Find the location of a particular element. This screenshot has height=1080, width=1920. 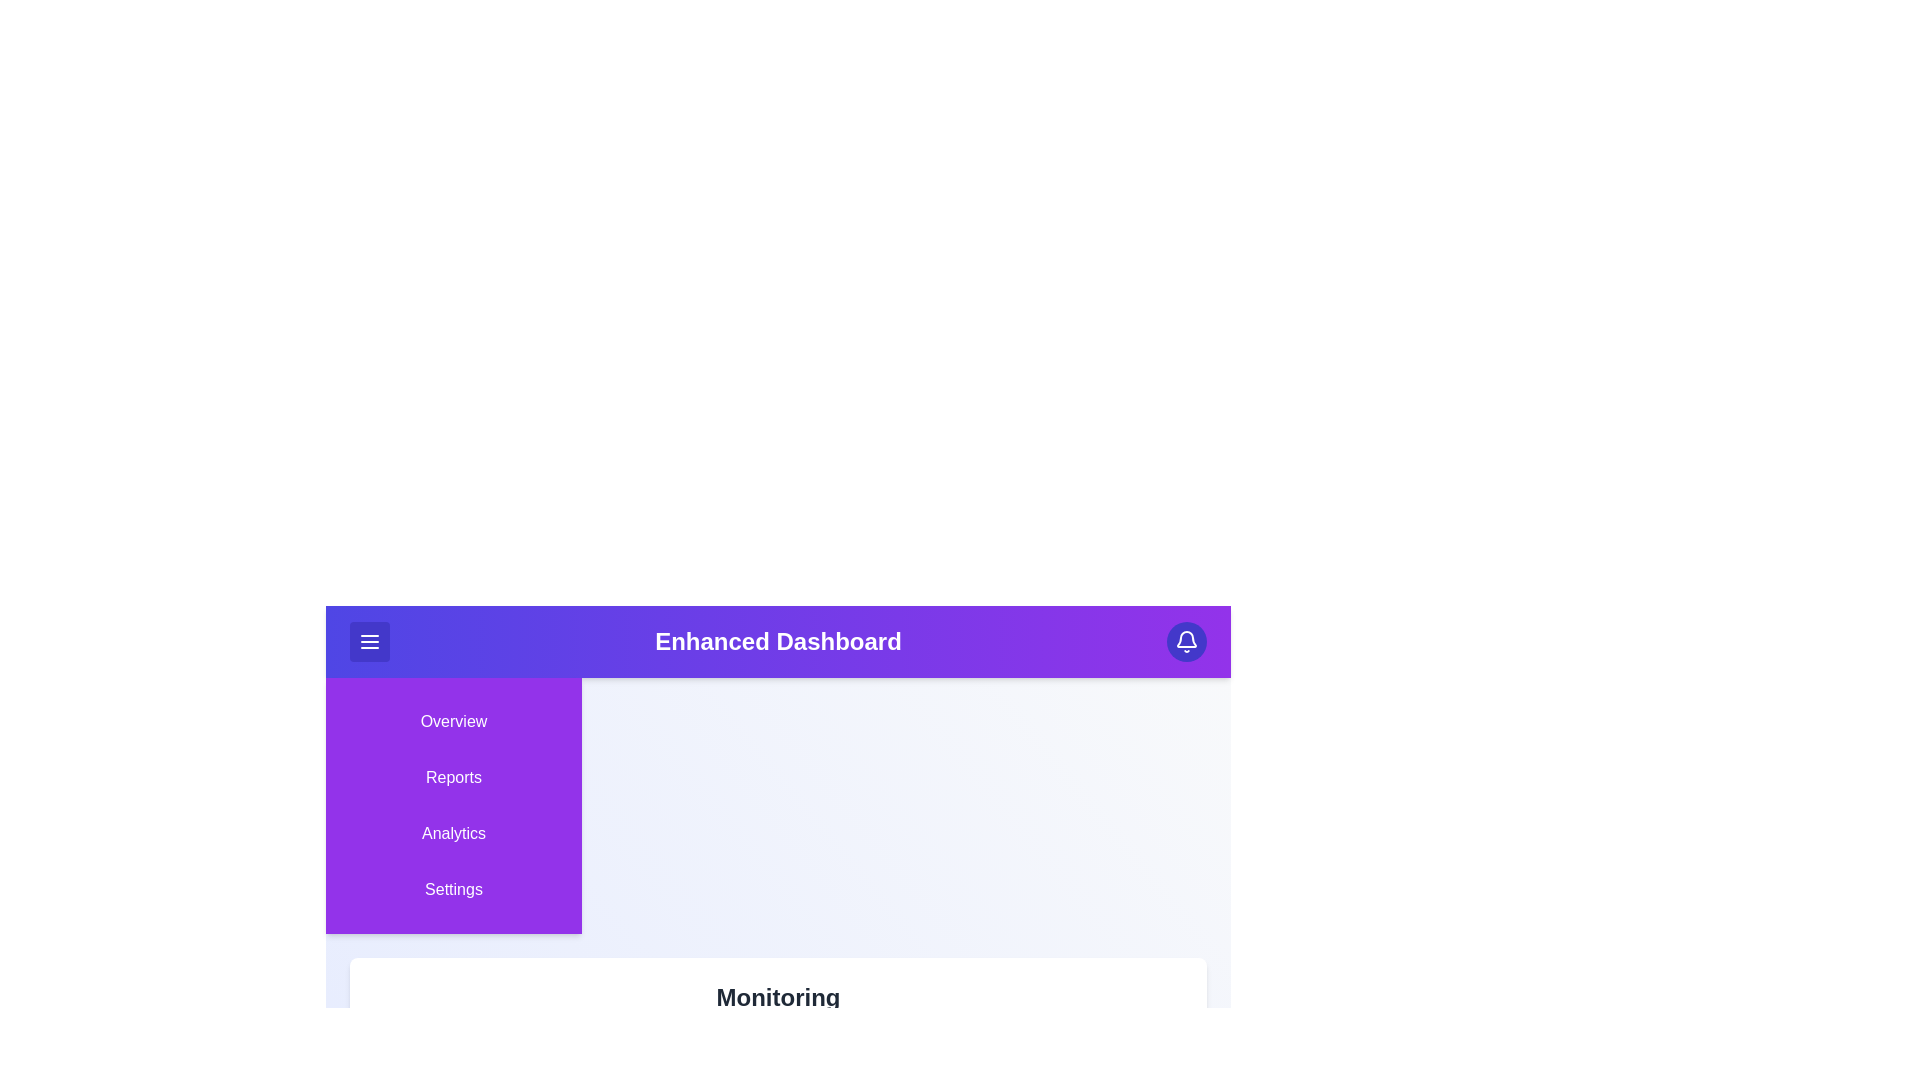

the sidebar menu item Analytics to navigate to its section is located at coordinates (453, 833).